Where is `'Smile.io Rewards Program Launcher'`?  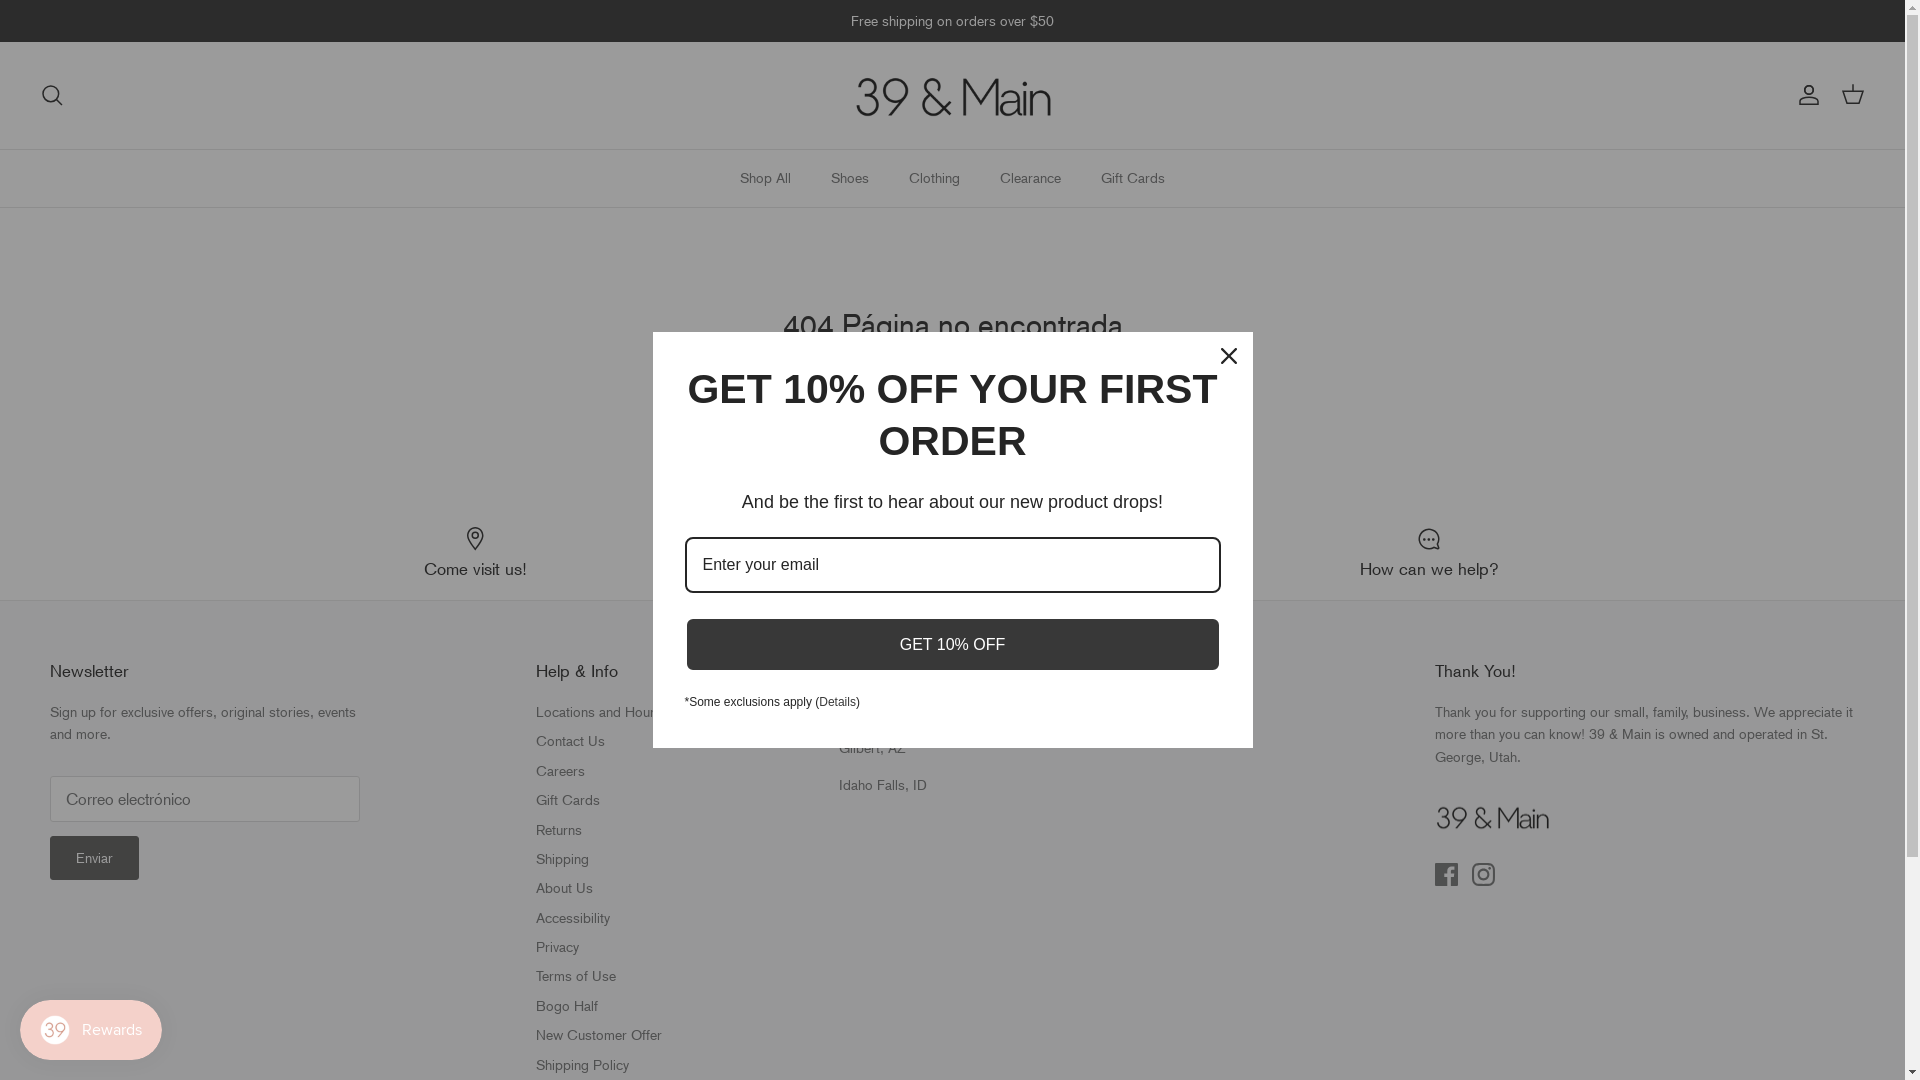 'Smile.io Rewards Program Launcher' is located at coordinates (90, 1029).